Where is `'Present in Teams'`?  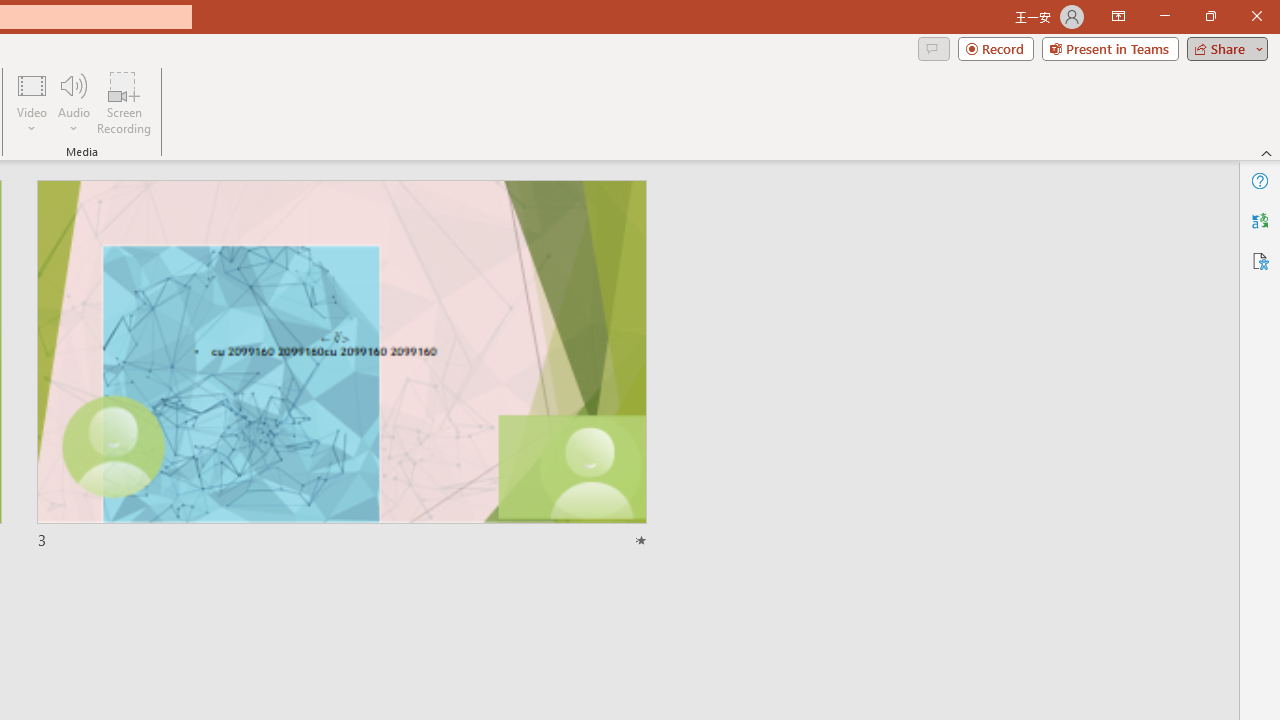
'Present in Teams' is located at coordinates (1109, 47).